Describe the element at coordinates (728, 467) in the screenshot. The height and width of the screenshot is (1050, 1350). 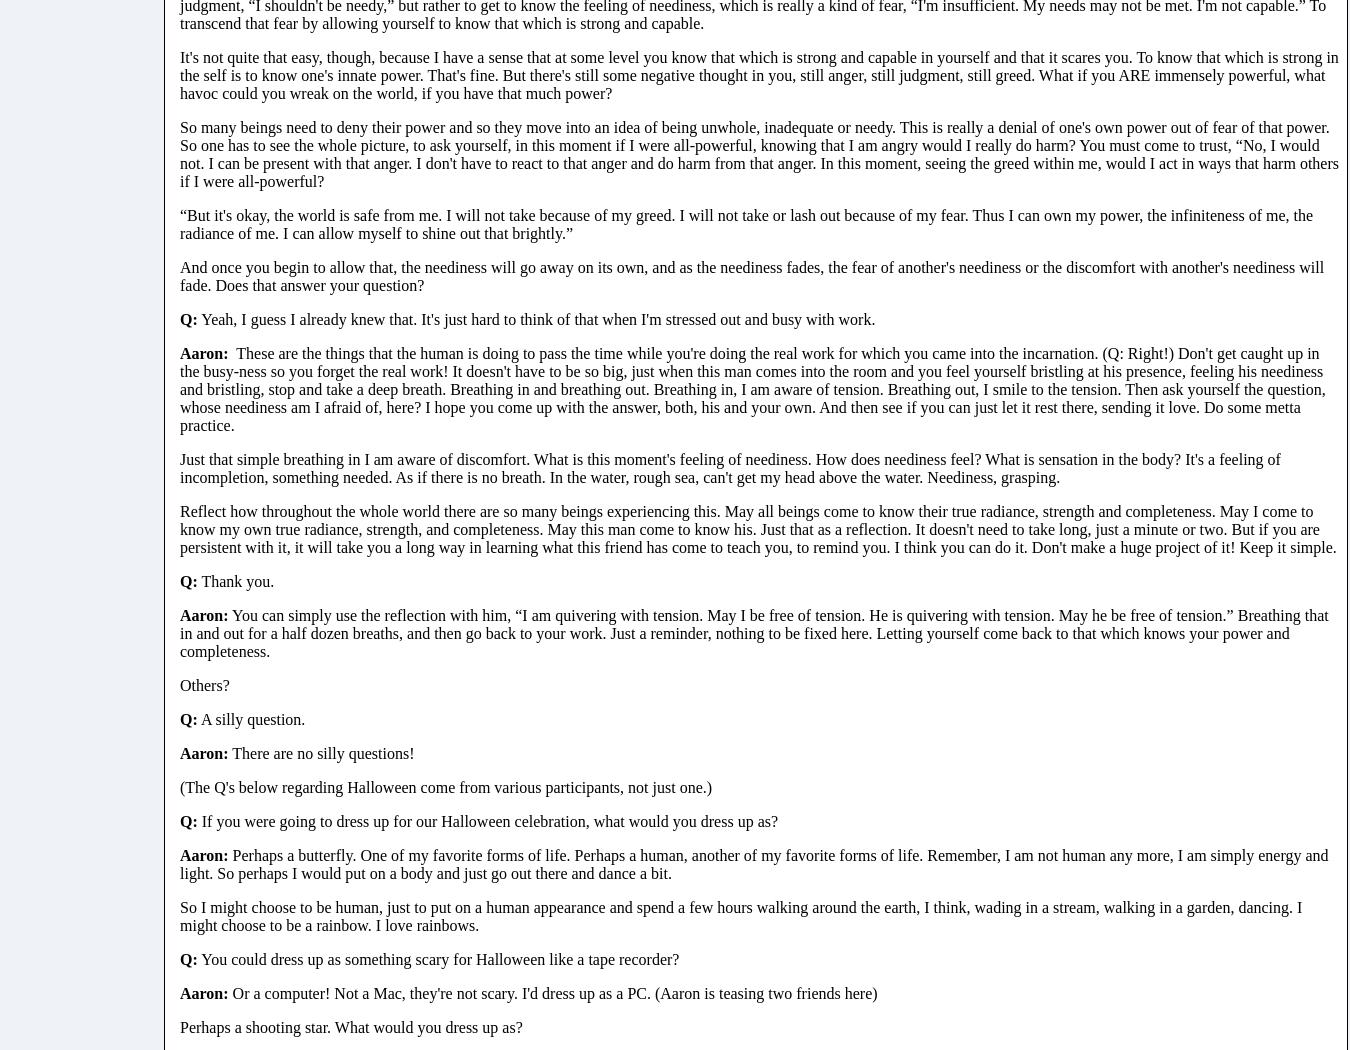
I see `'Just that simple breathing in I am aware of discomfort. What is this moment's feeling of neediness. How does neediness feel? What is sensation in the body? It's a feeling of incompletion, something needed. As if there is no breath. In the water, rough sea, can't get my head above the water. Neediness, grasping.'` at that location.